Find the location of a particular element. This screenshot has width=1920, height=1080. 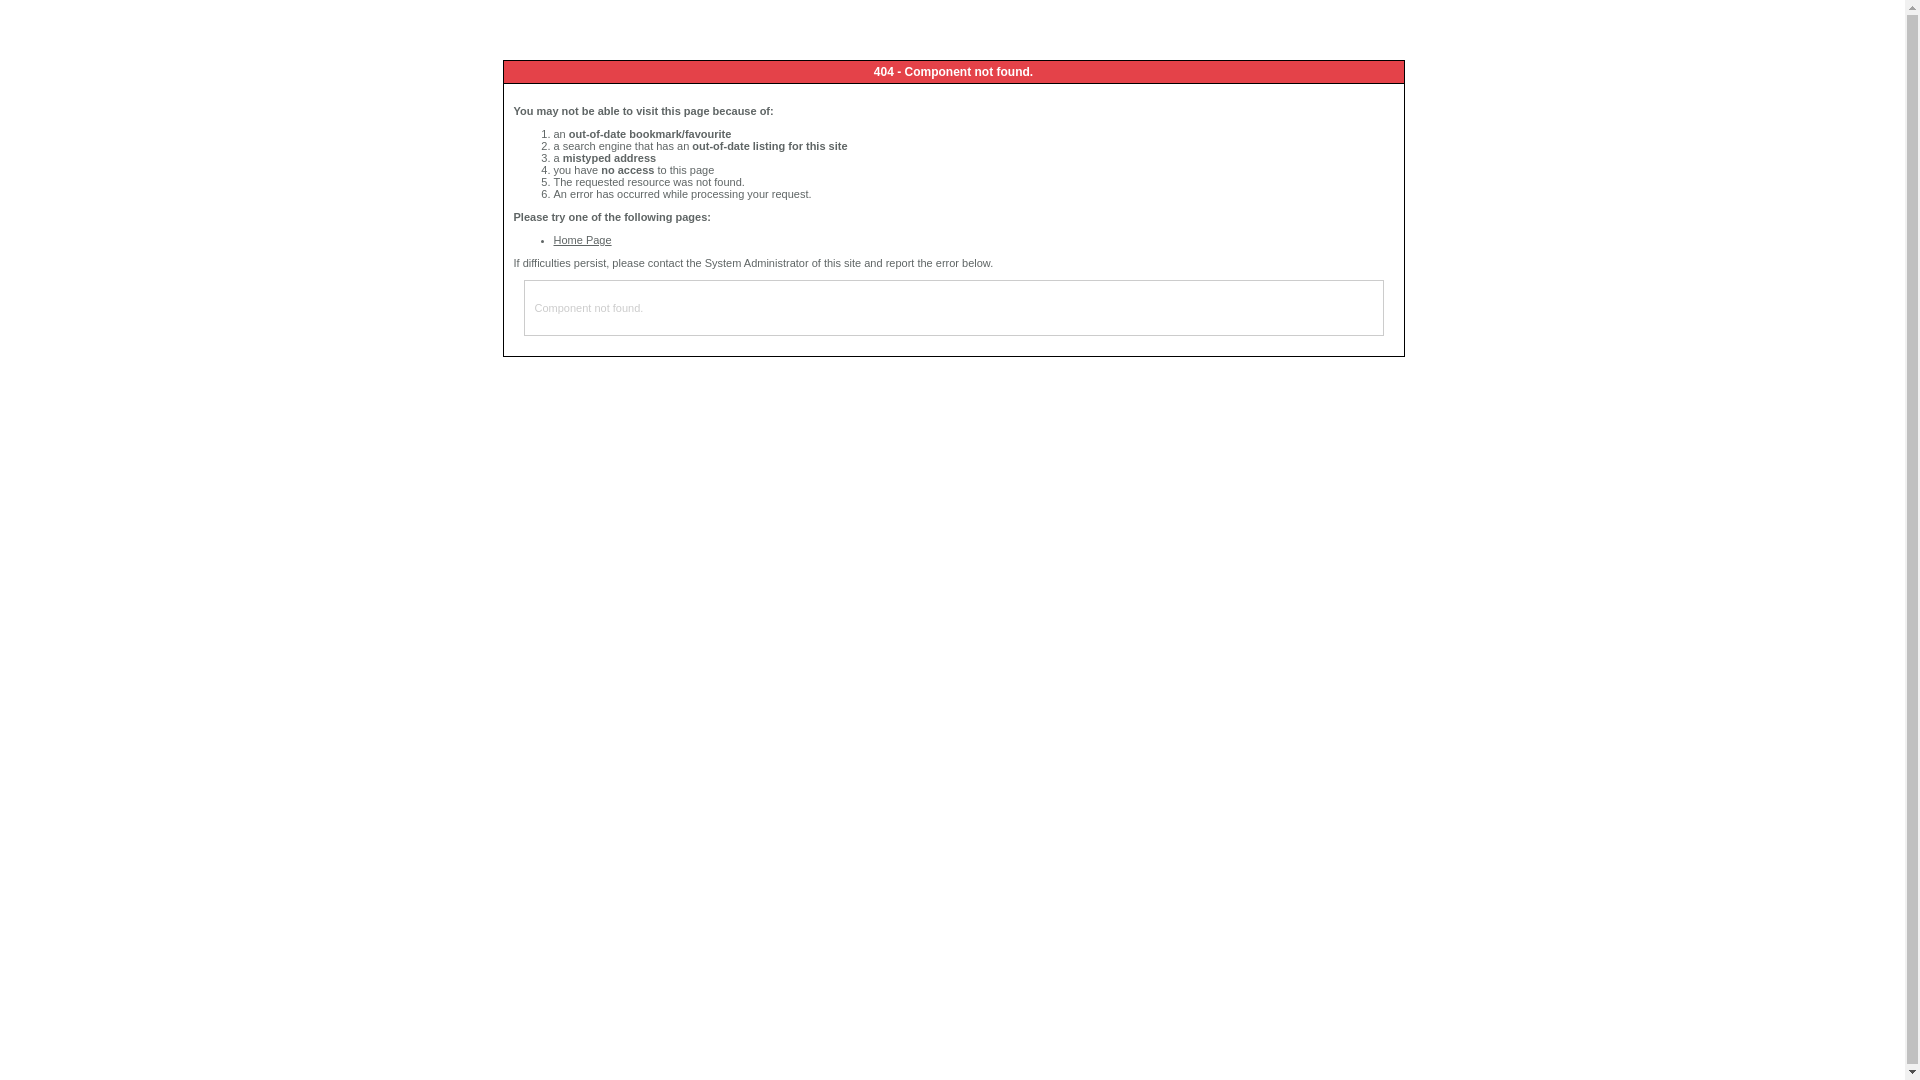

'Home Page' is located at coordinates (581, 238).